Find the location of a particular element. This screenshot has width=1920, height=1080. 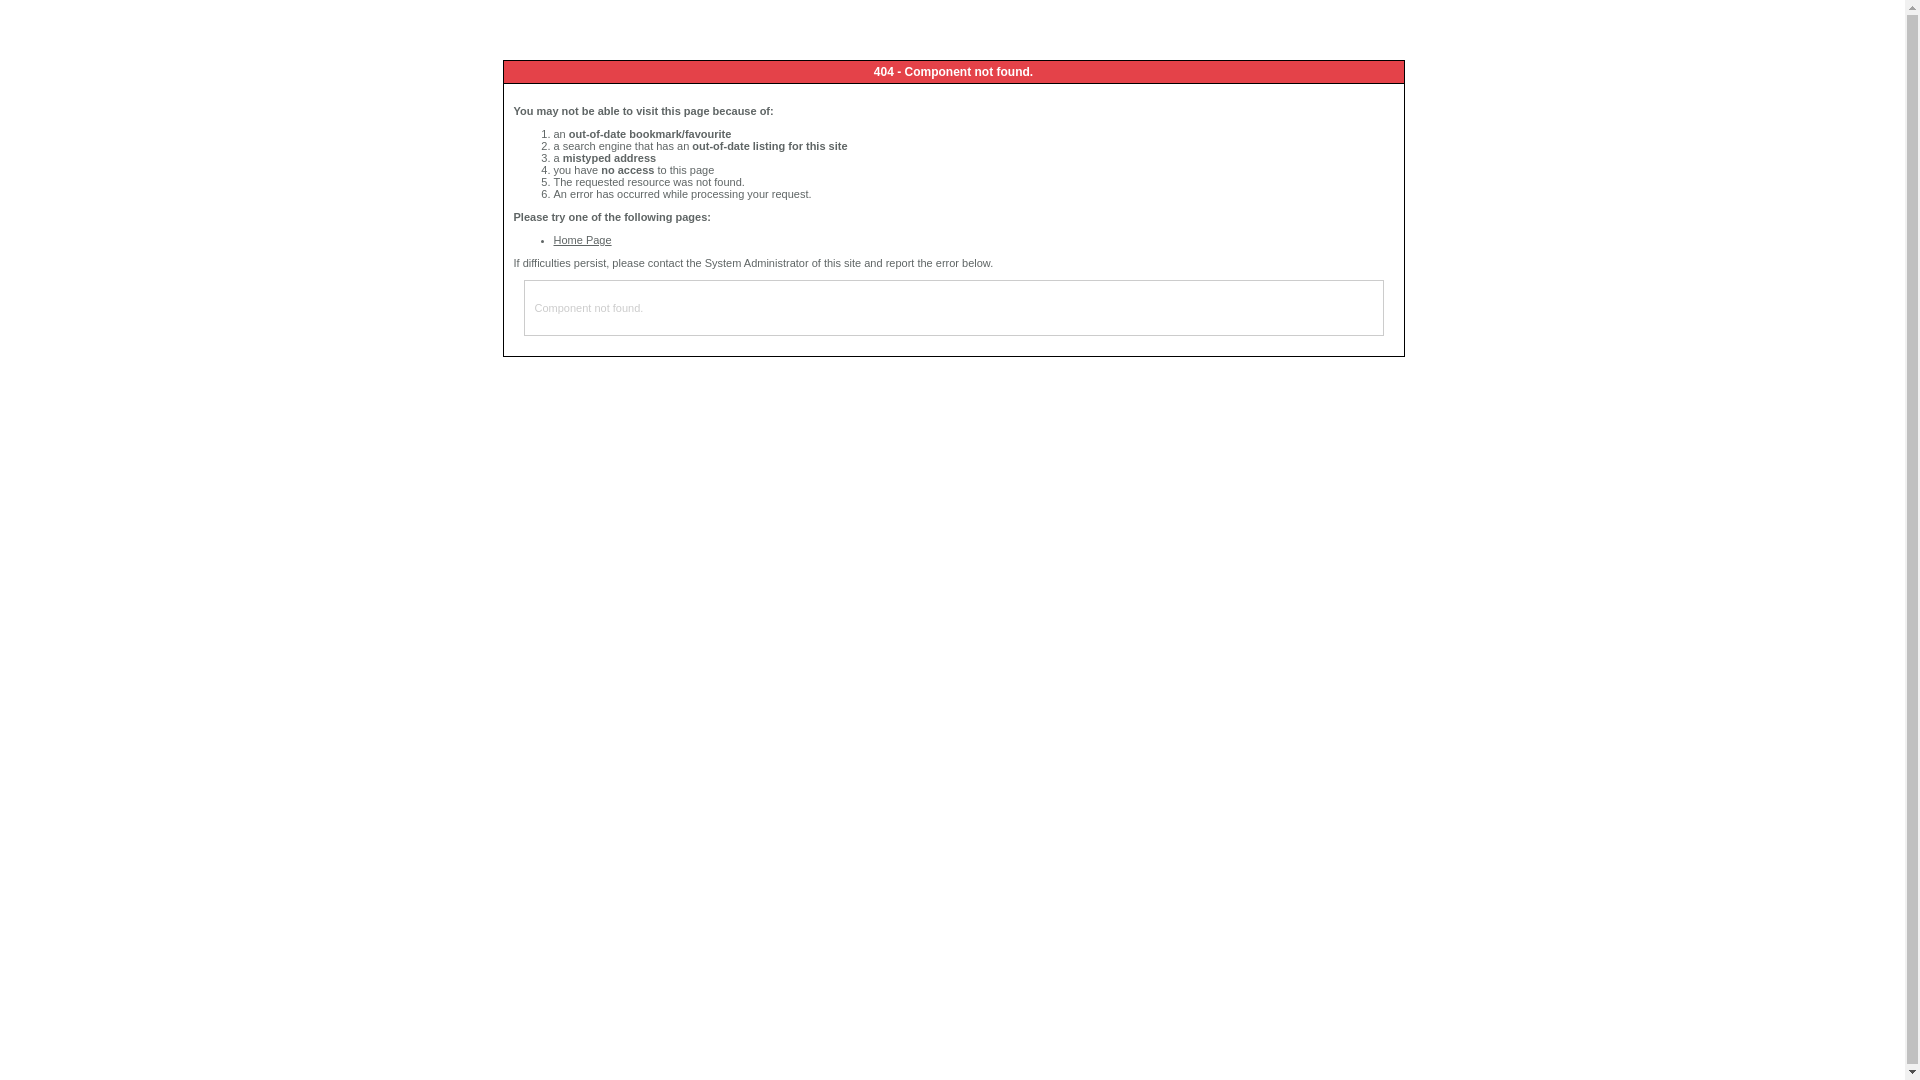

'Home Page' is located at coordinates (581, 238).